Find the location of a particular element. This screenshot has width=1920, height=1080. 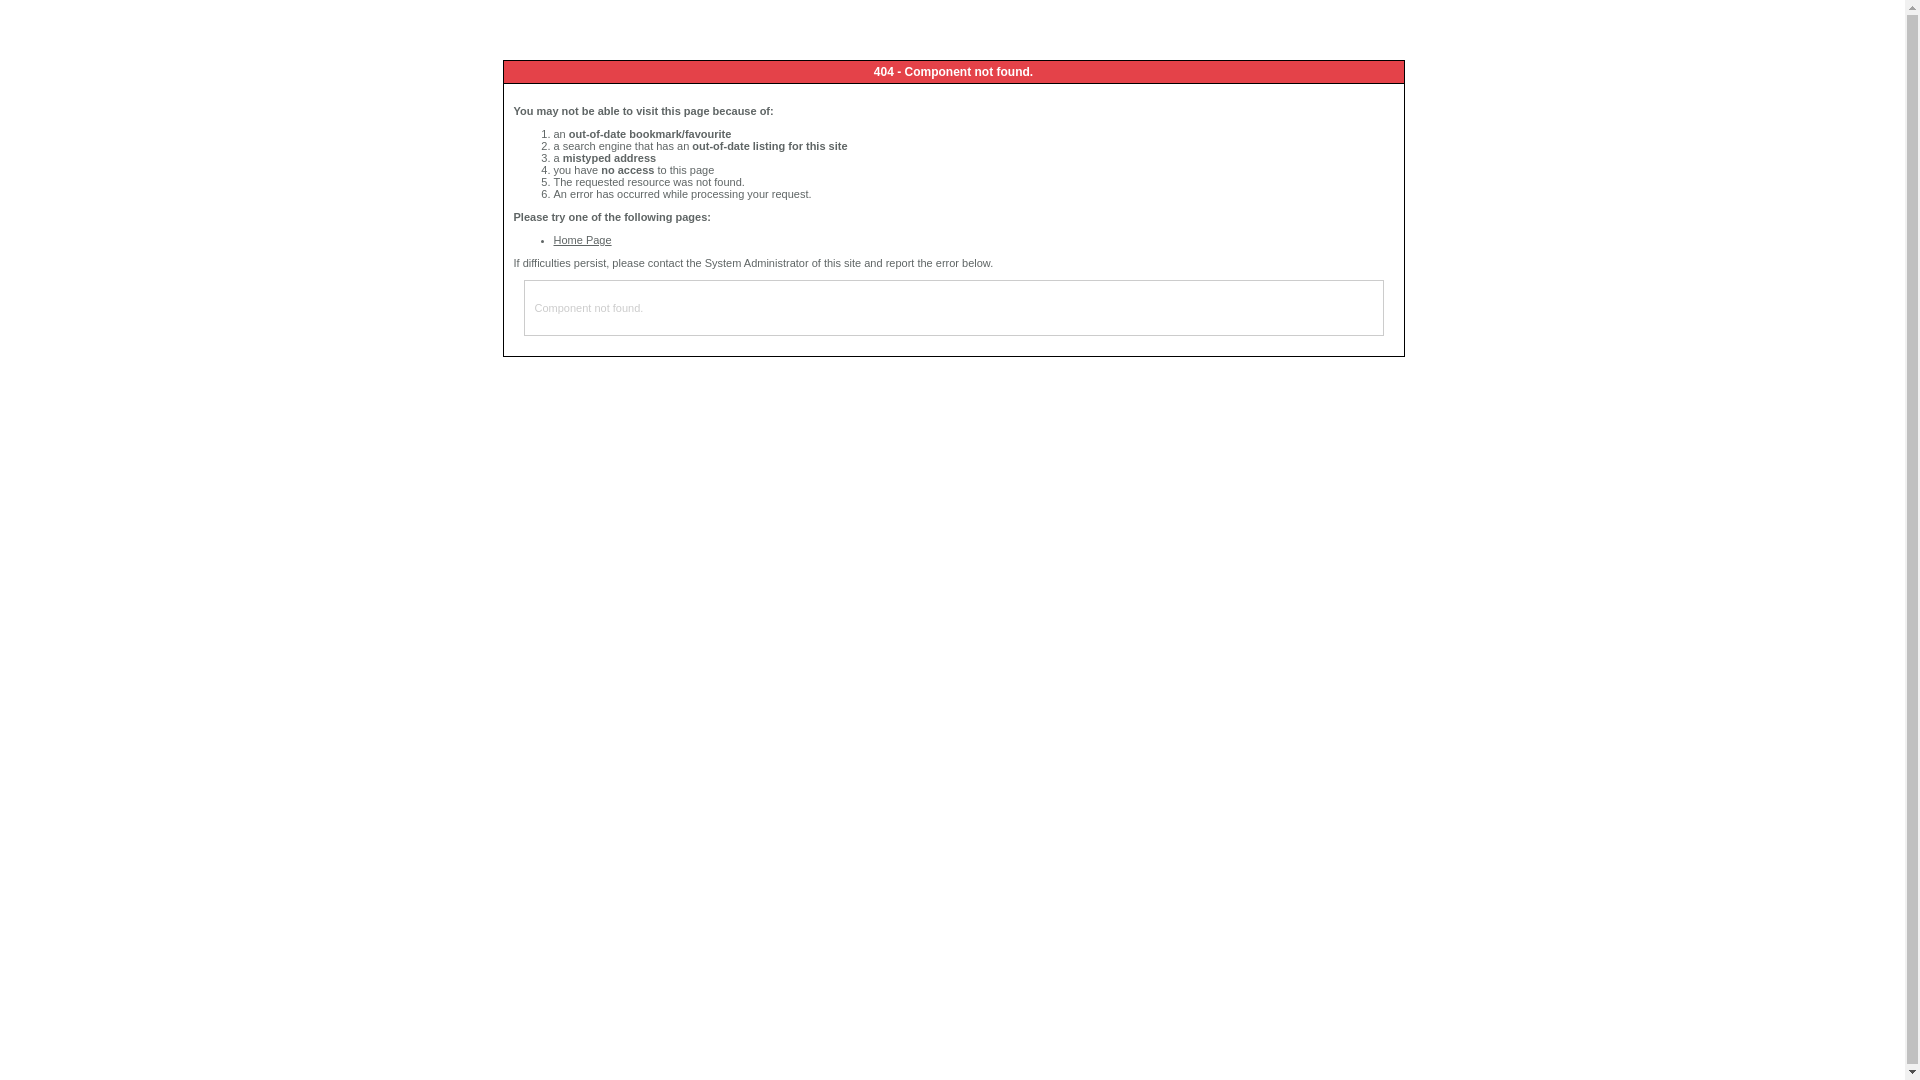

'Home Page' is located at coordinates (581, 238).